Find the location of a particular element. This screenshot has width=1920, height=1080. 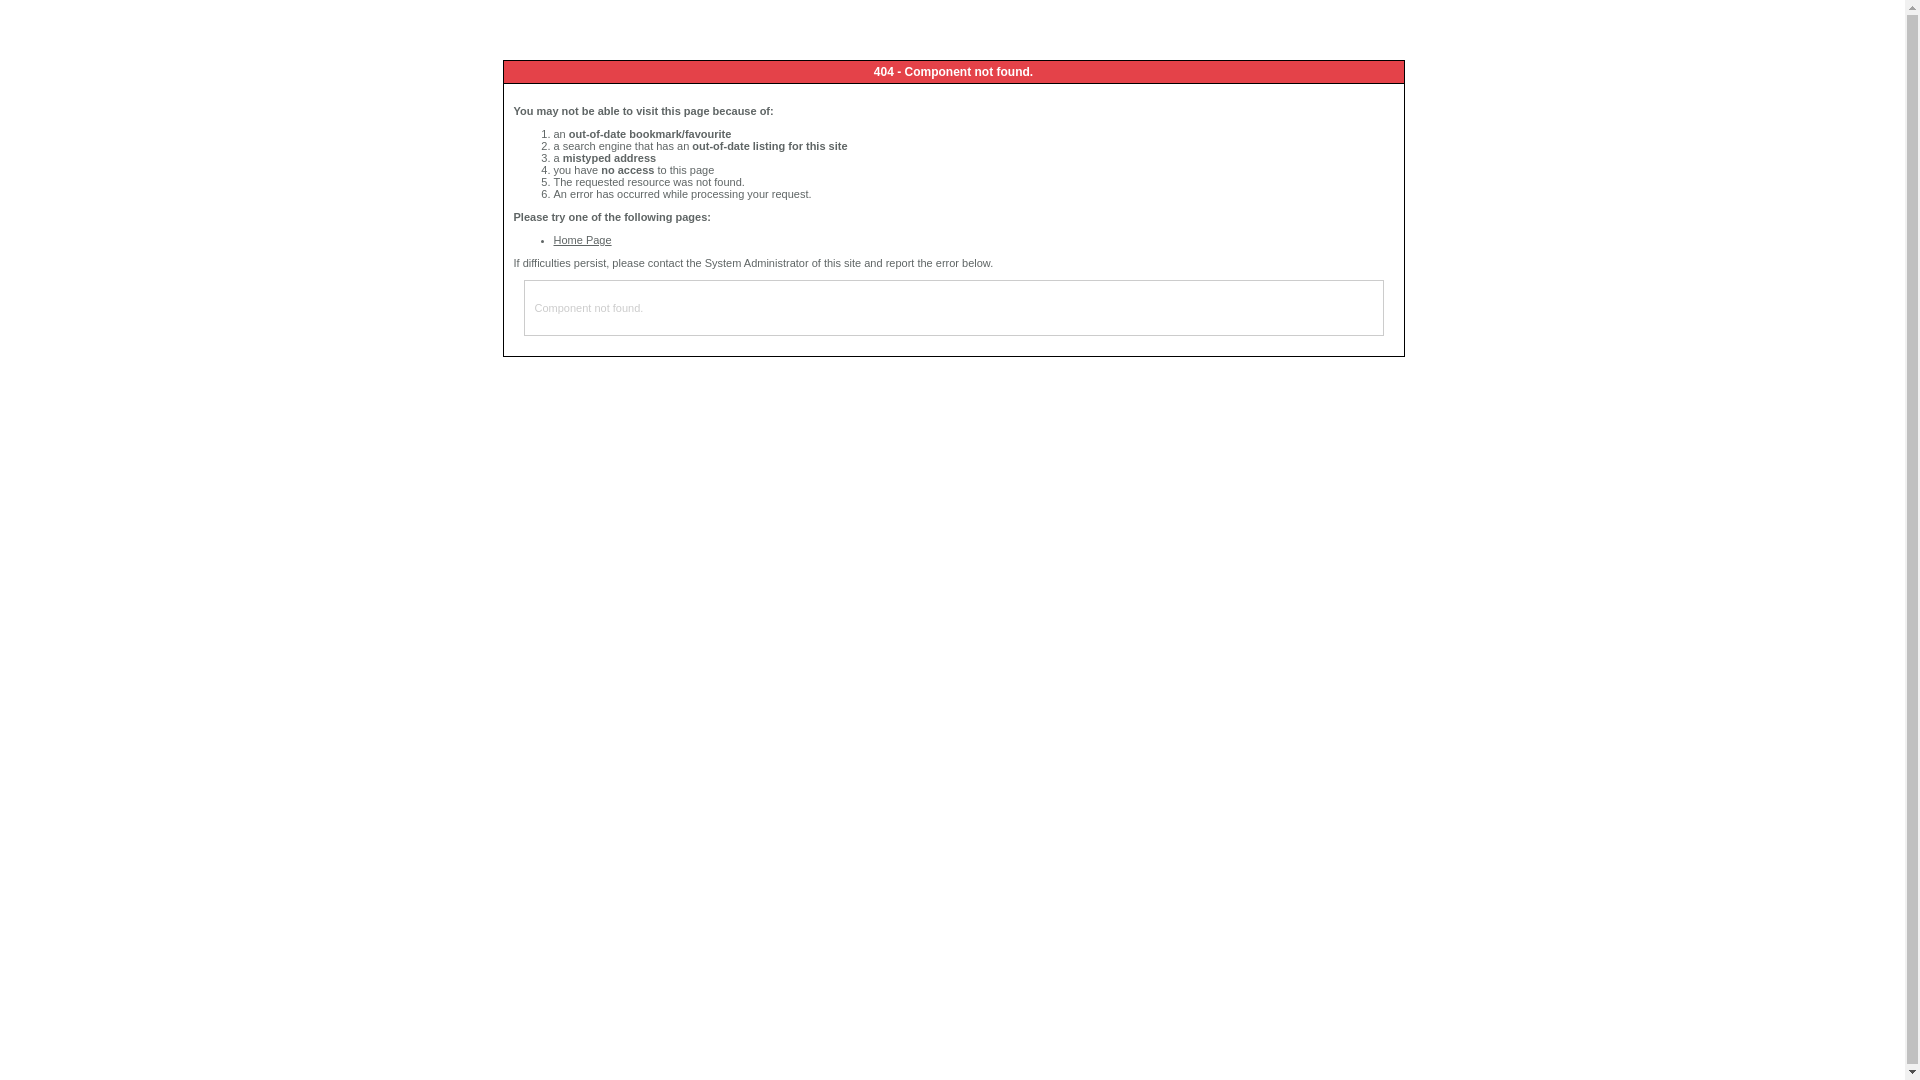

'Home Page' is located at coordinates (581, 238).